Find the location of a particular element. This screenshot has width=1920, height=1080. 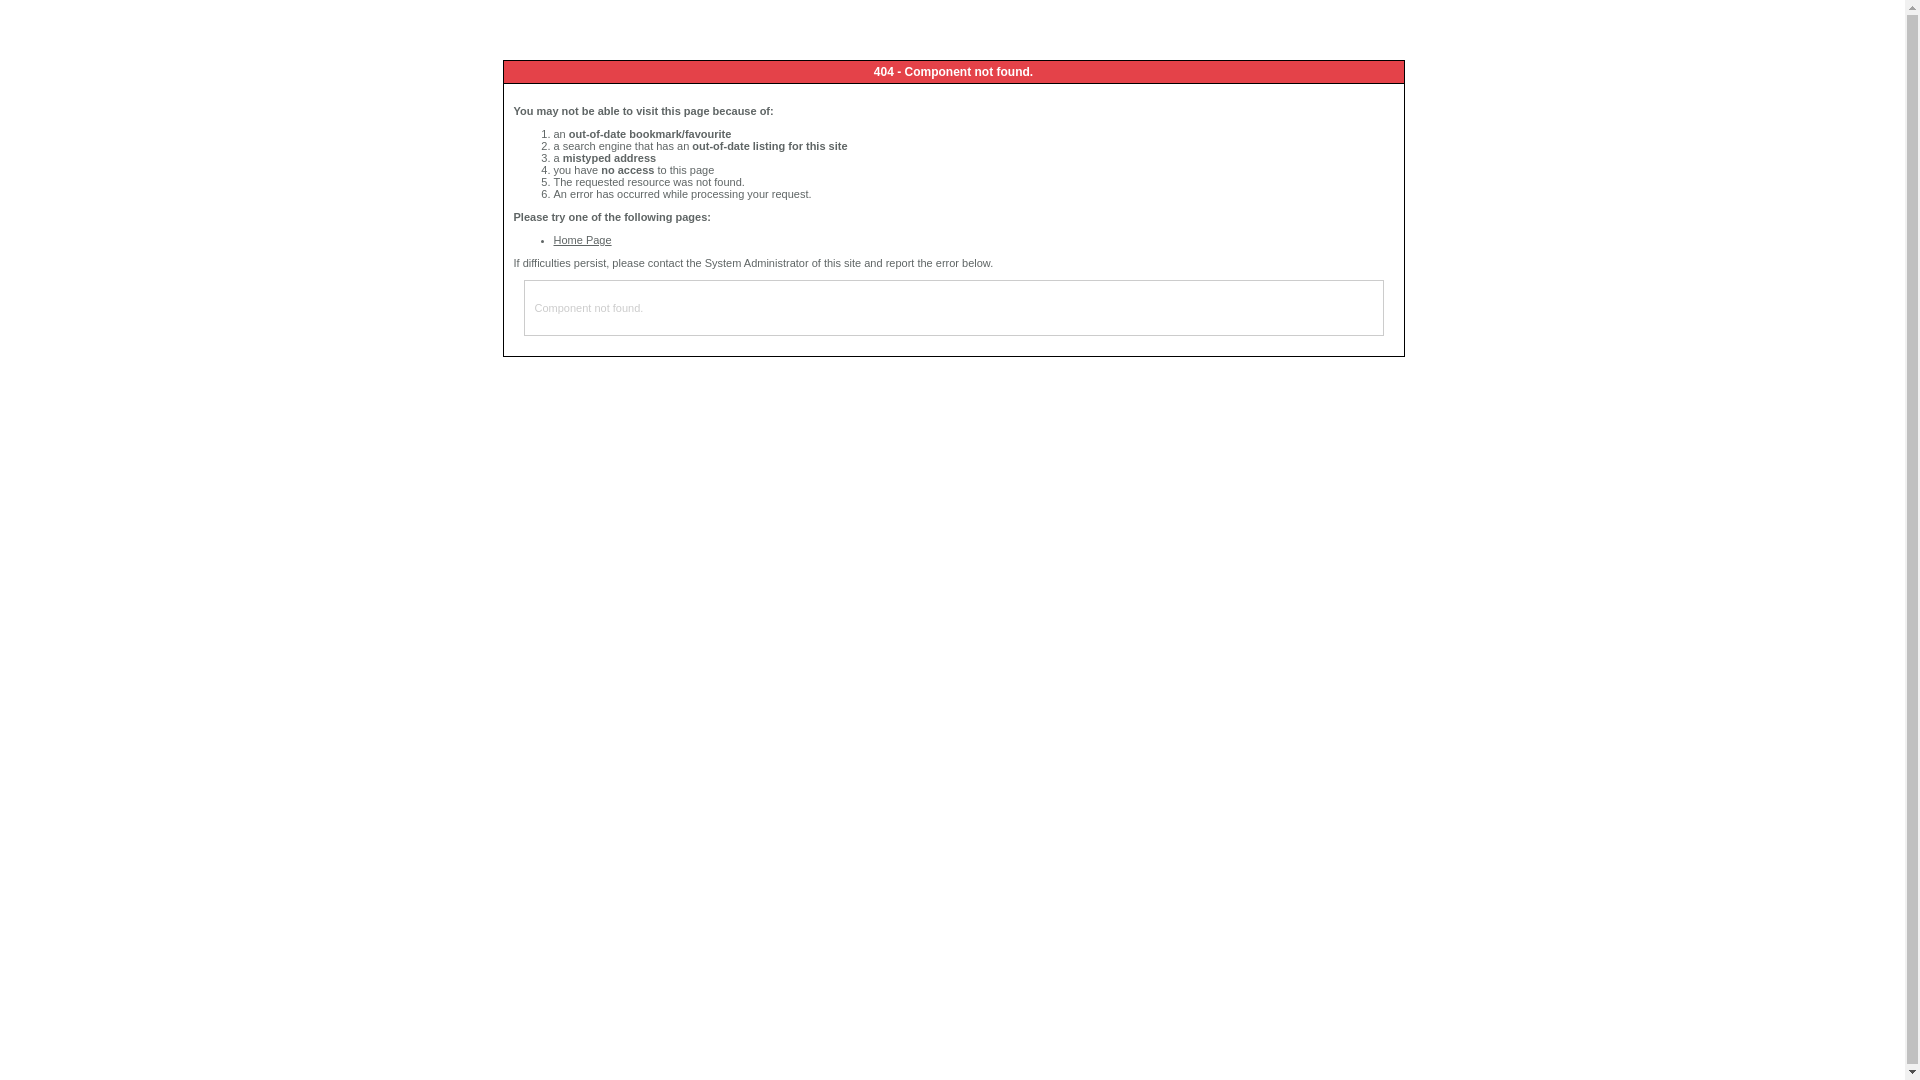

'Home Page' is located at coordinates (581, 238).